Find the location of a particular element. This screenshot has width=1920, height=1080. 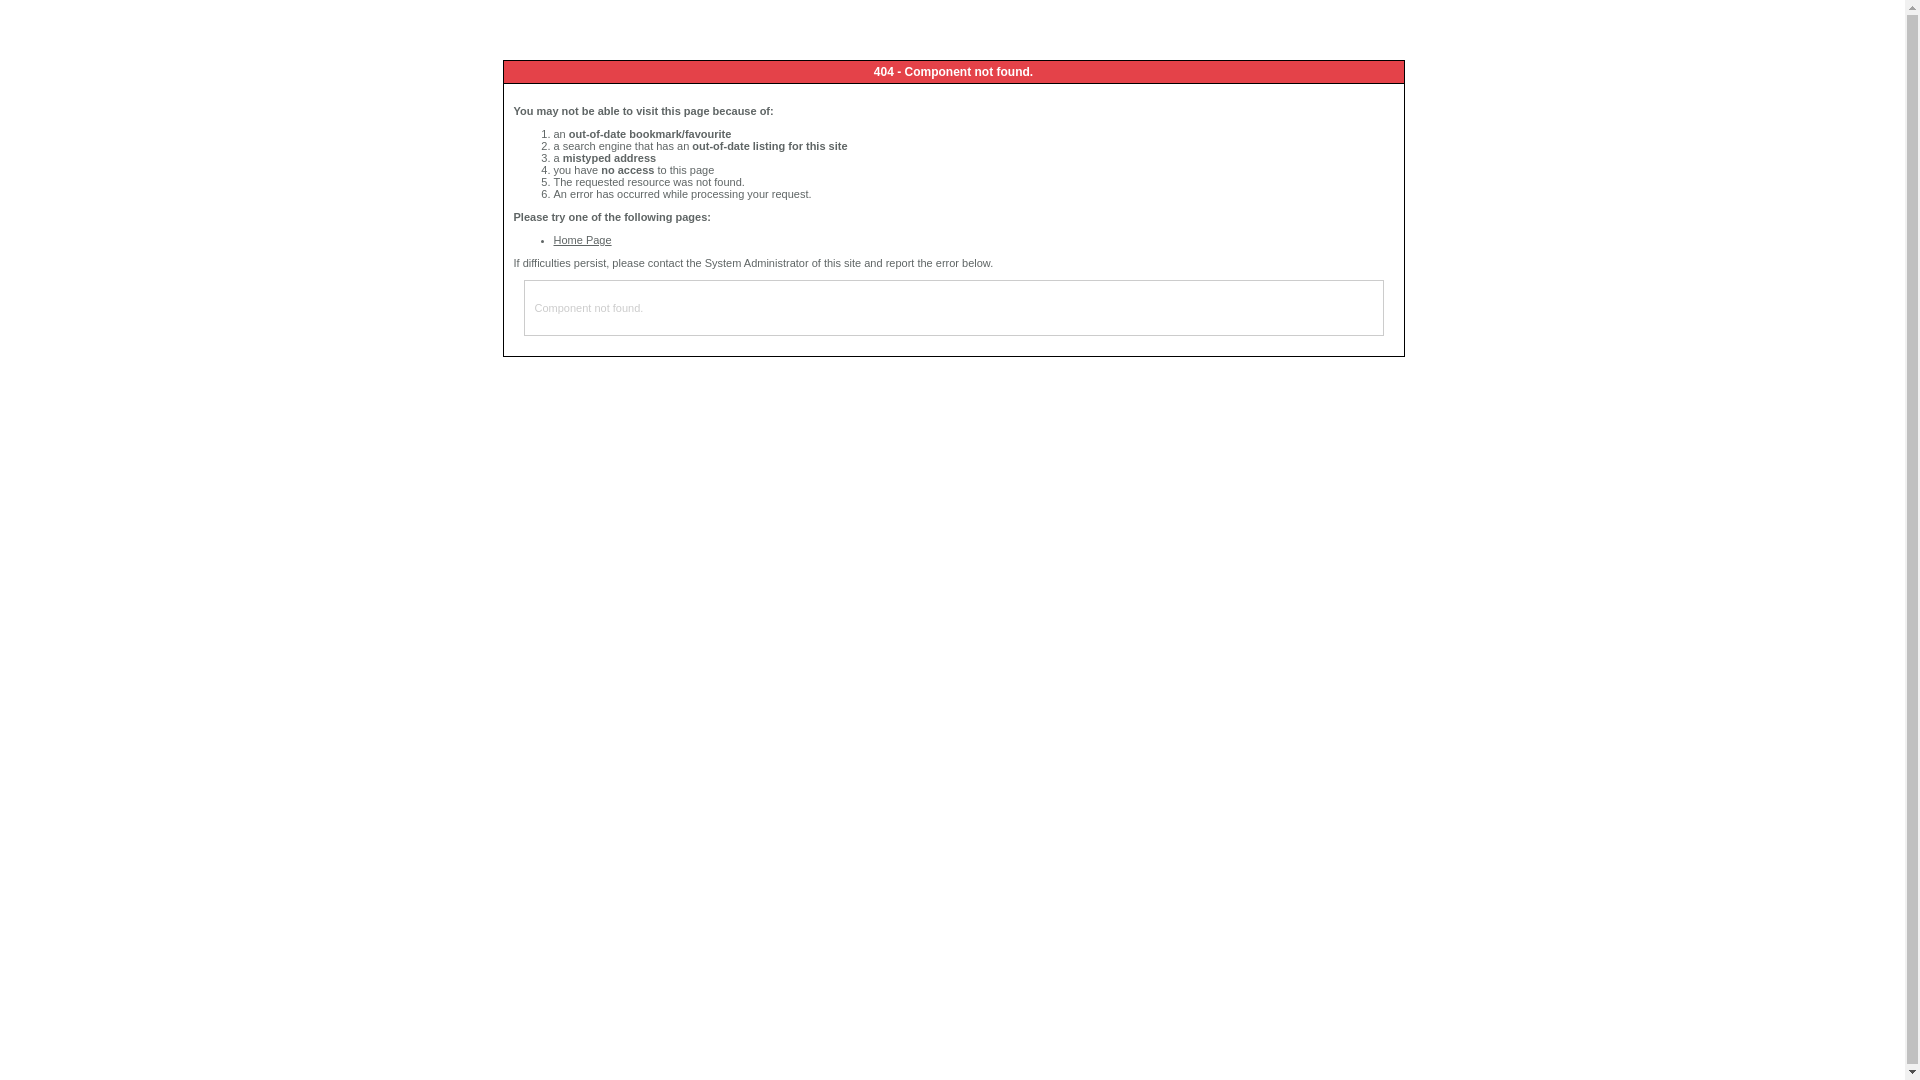

'Home Page' is located at coordinates (581, 238).